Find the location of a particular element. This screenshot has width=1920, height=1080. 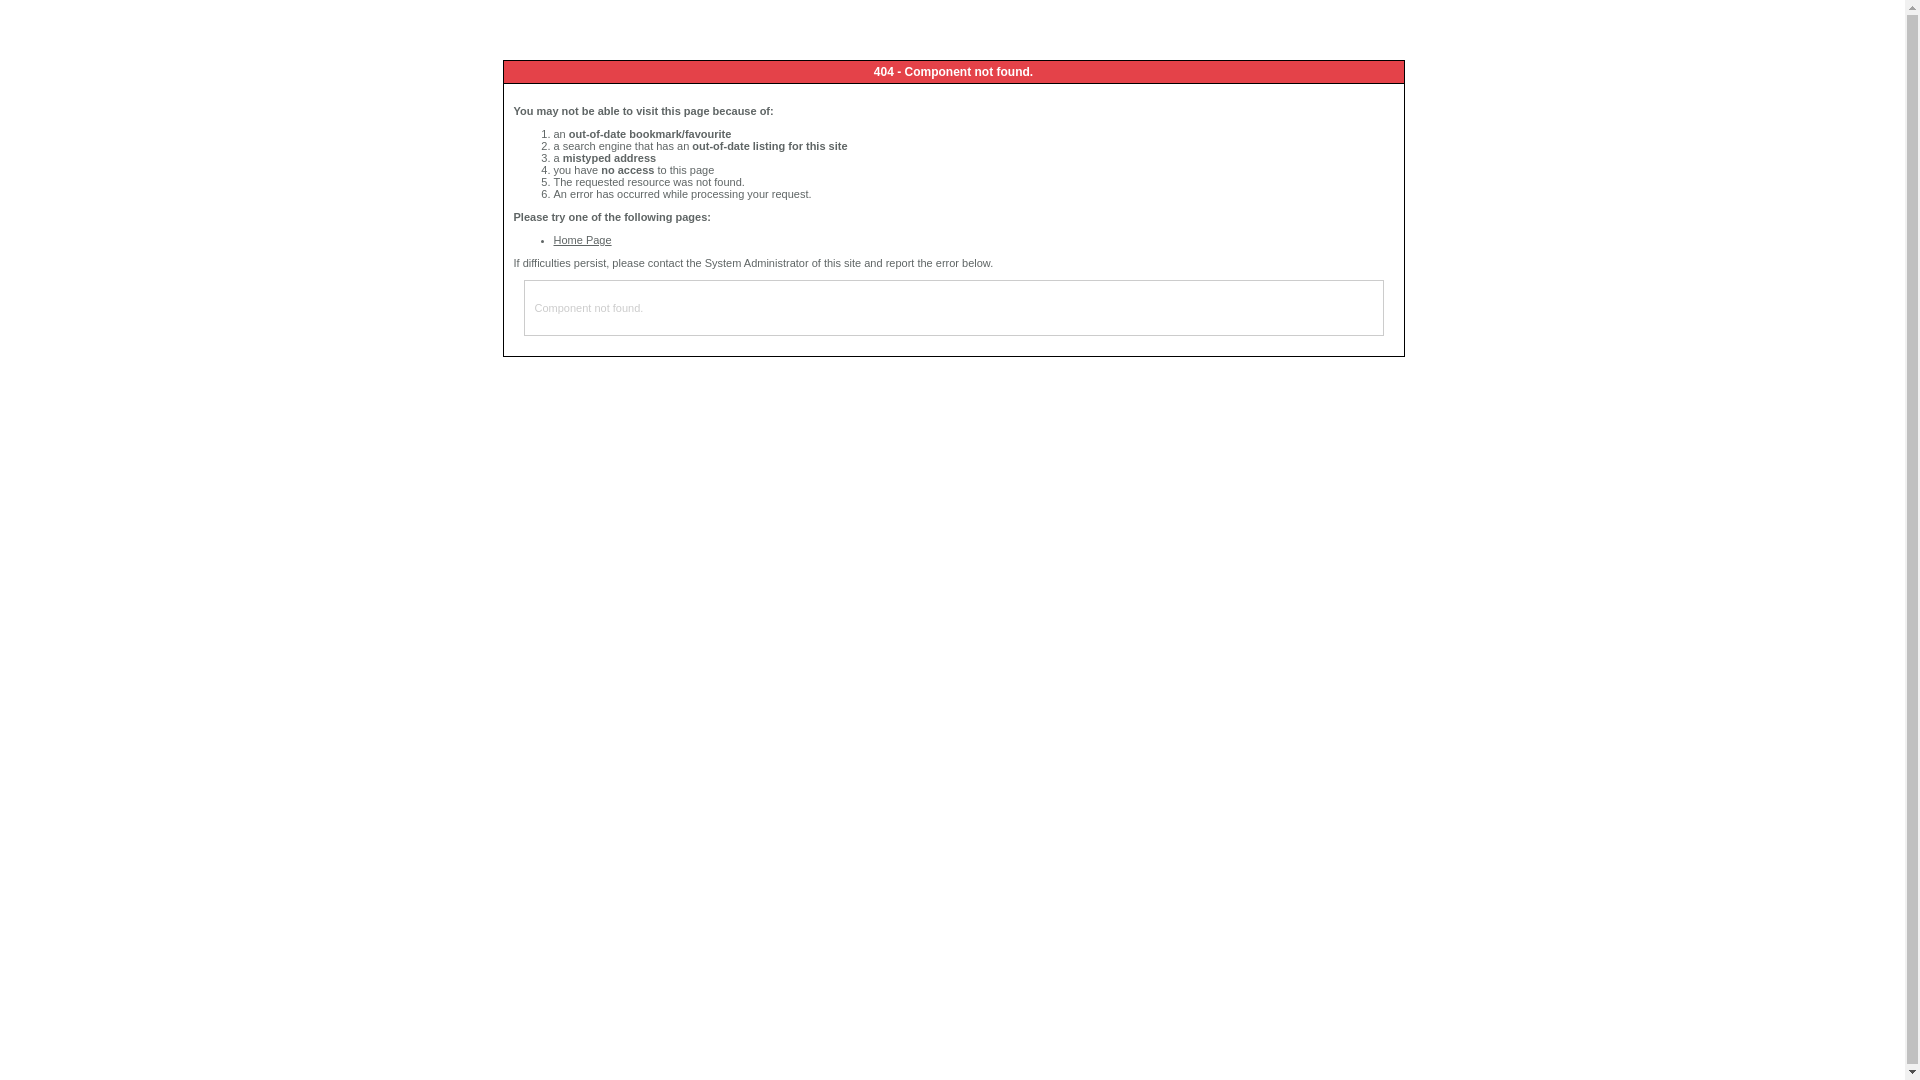

'Home Page' is located at coordinates (581, 238).